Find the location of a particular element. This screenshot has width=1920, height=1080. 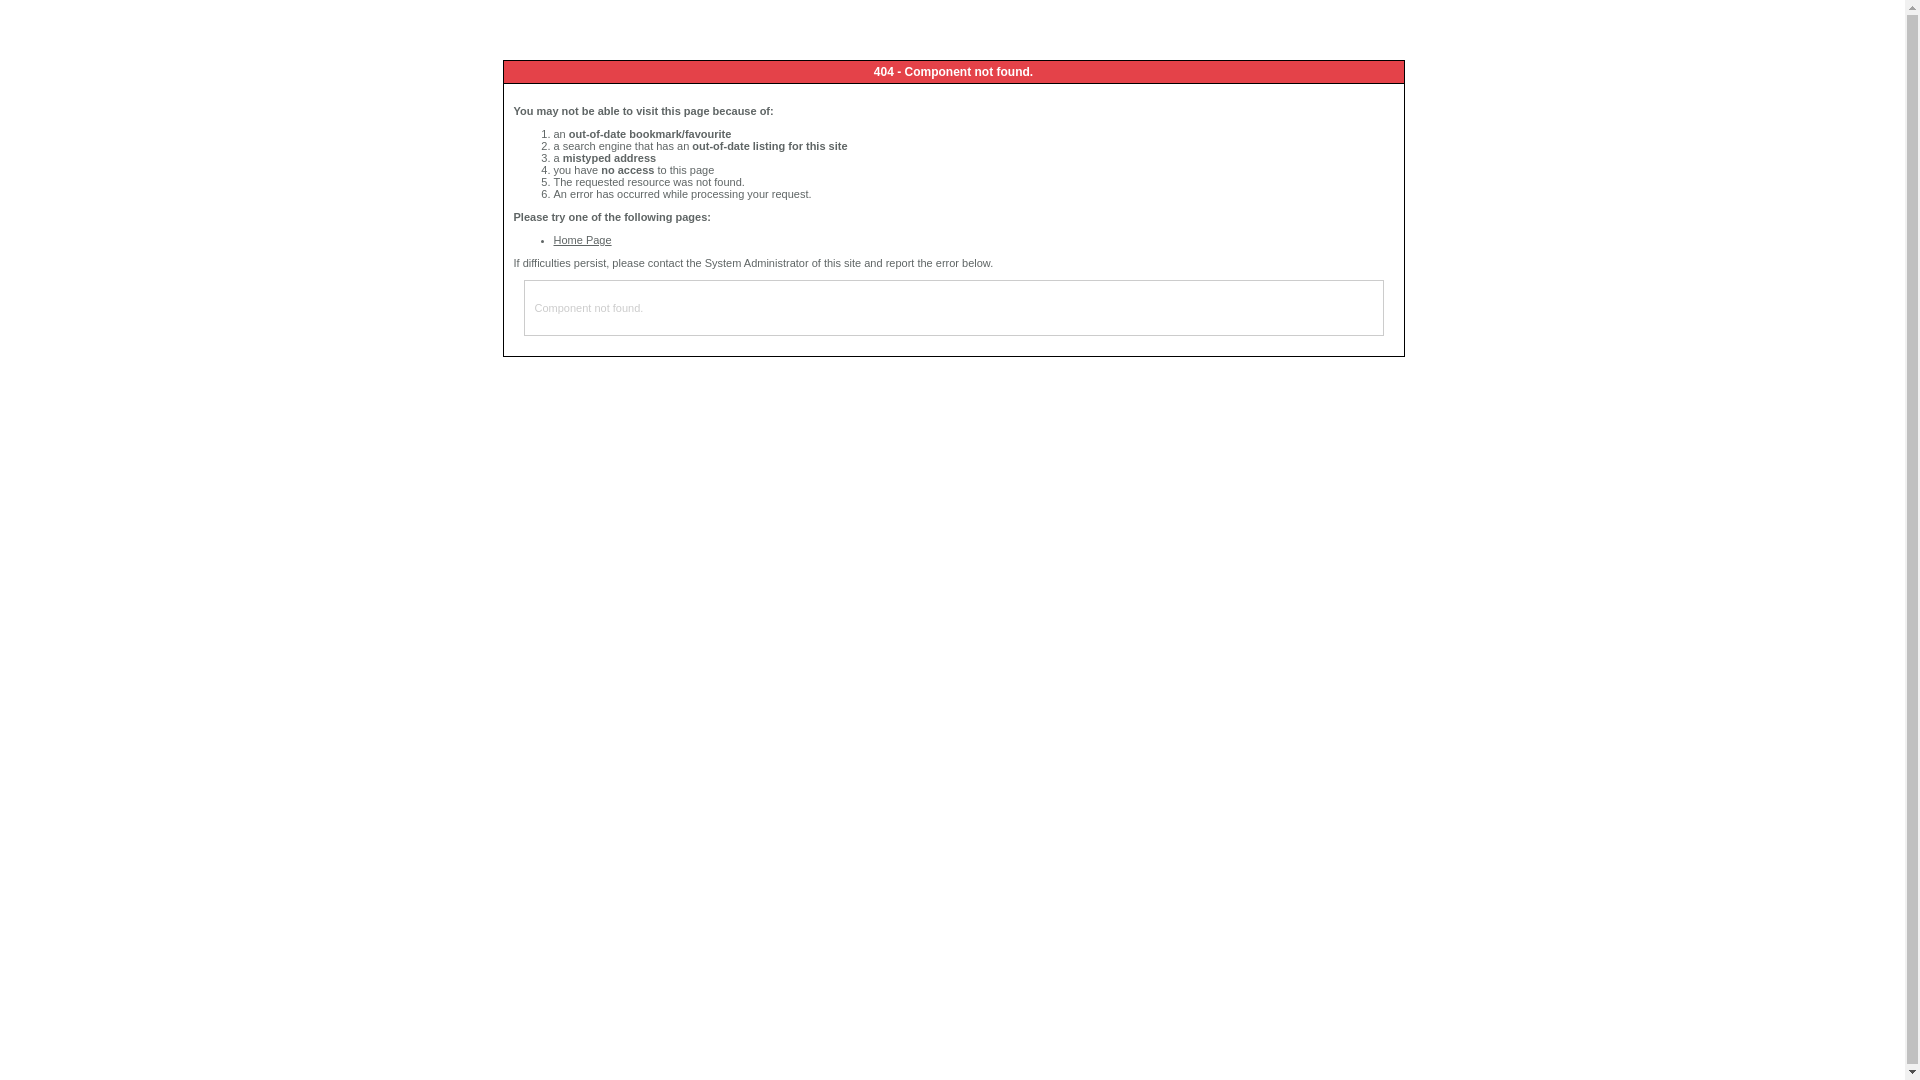

'Home Page' is located at coordinates (581, 238).